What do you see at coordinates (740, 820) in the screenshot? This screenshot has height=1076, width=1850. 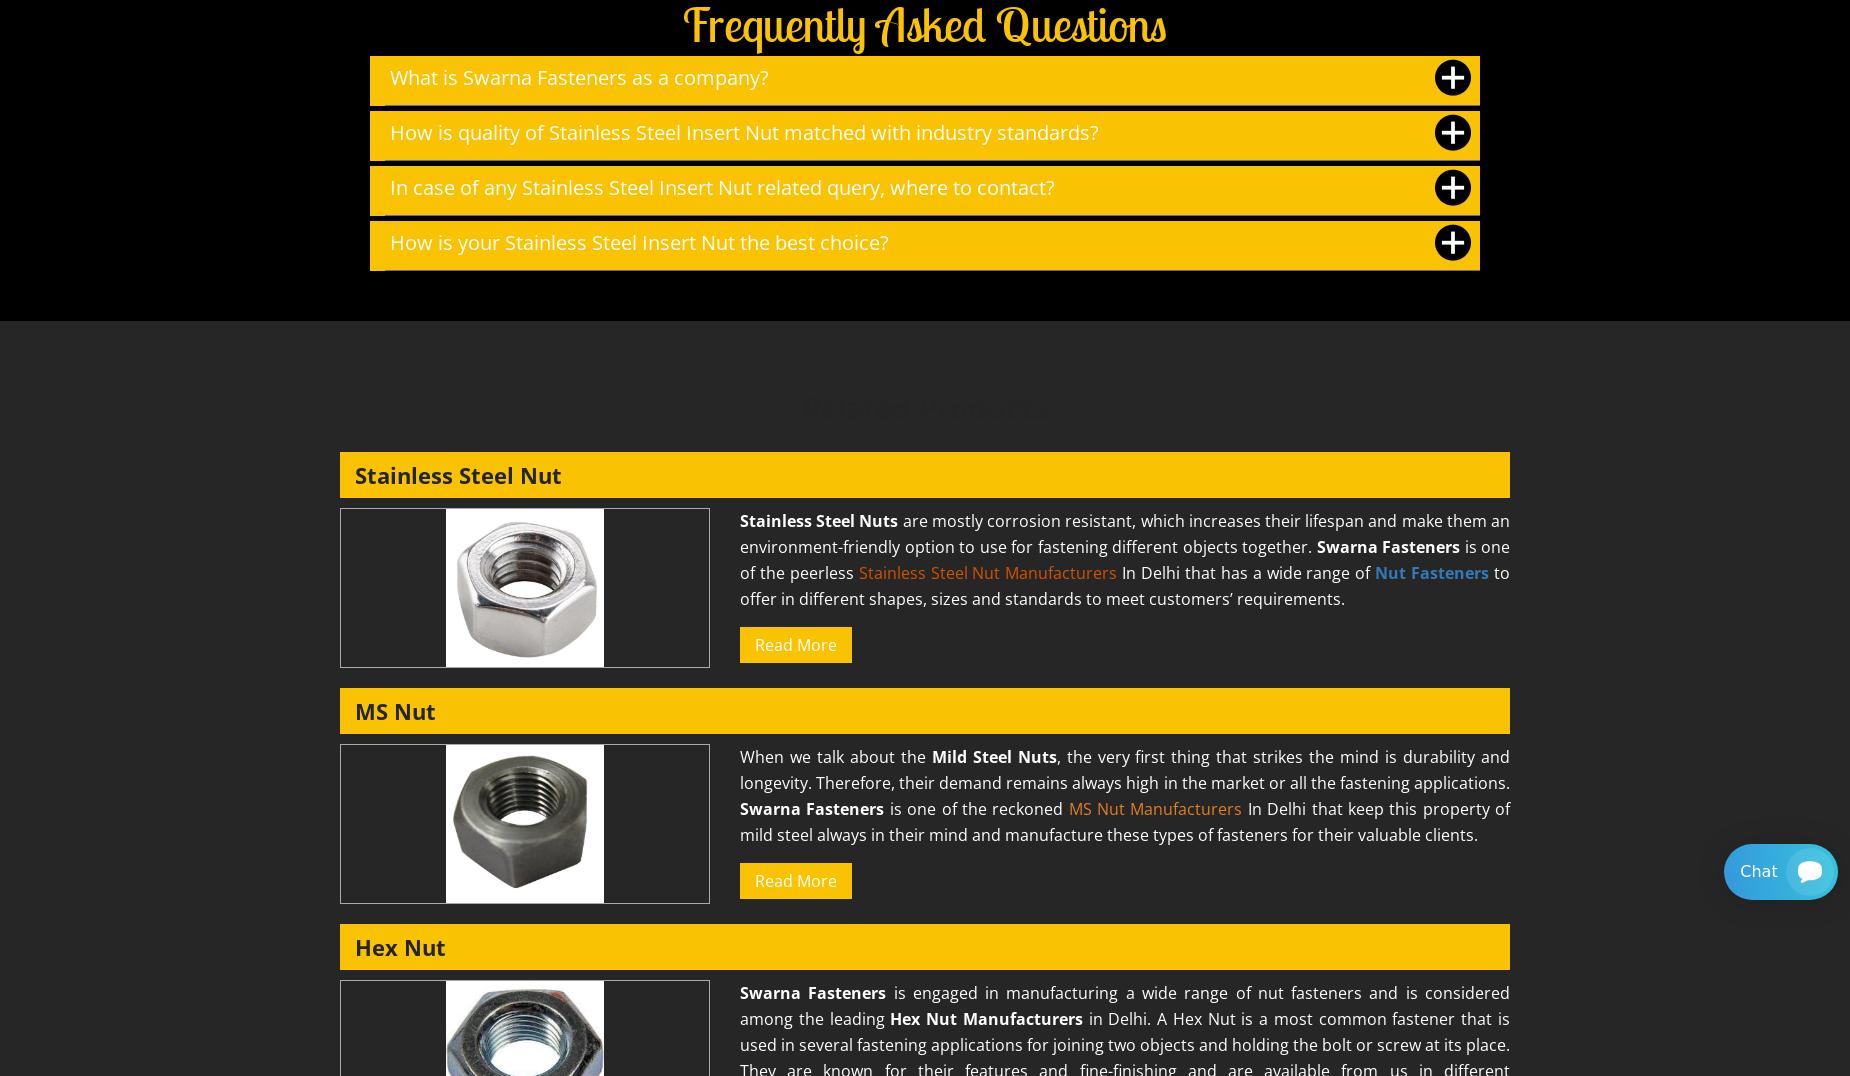 I see `'In Delhi that keep this property of mild steel always in their mind and manufacture these types of fasteners for their valuable clients.'` at bounding box center [740, 820].